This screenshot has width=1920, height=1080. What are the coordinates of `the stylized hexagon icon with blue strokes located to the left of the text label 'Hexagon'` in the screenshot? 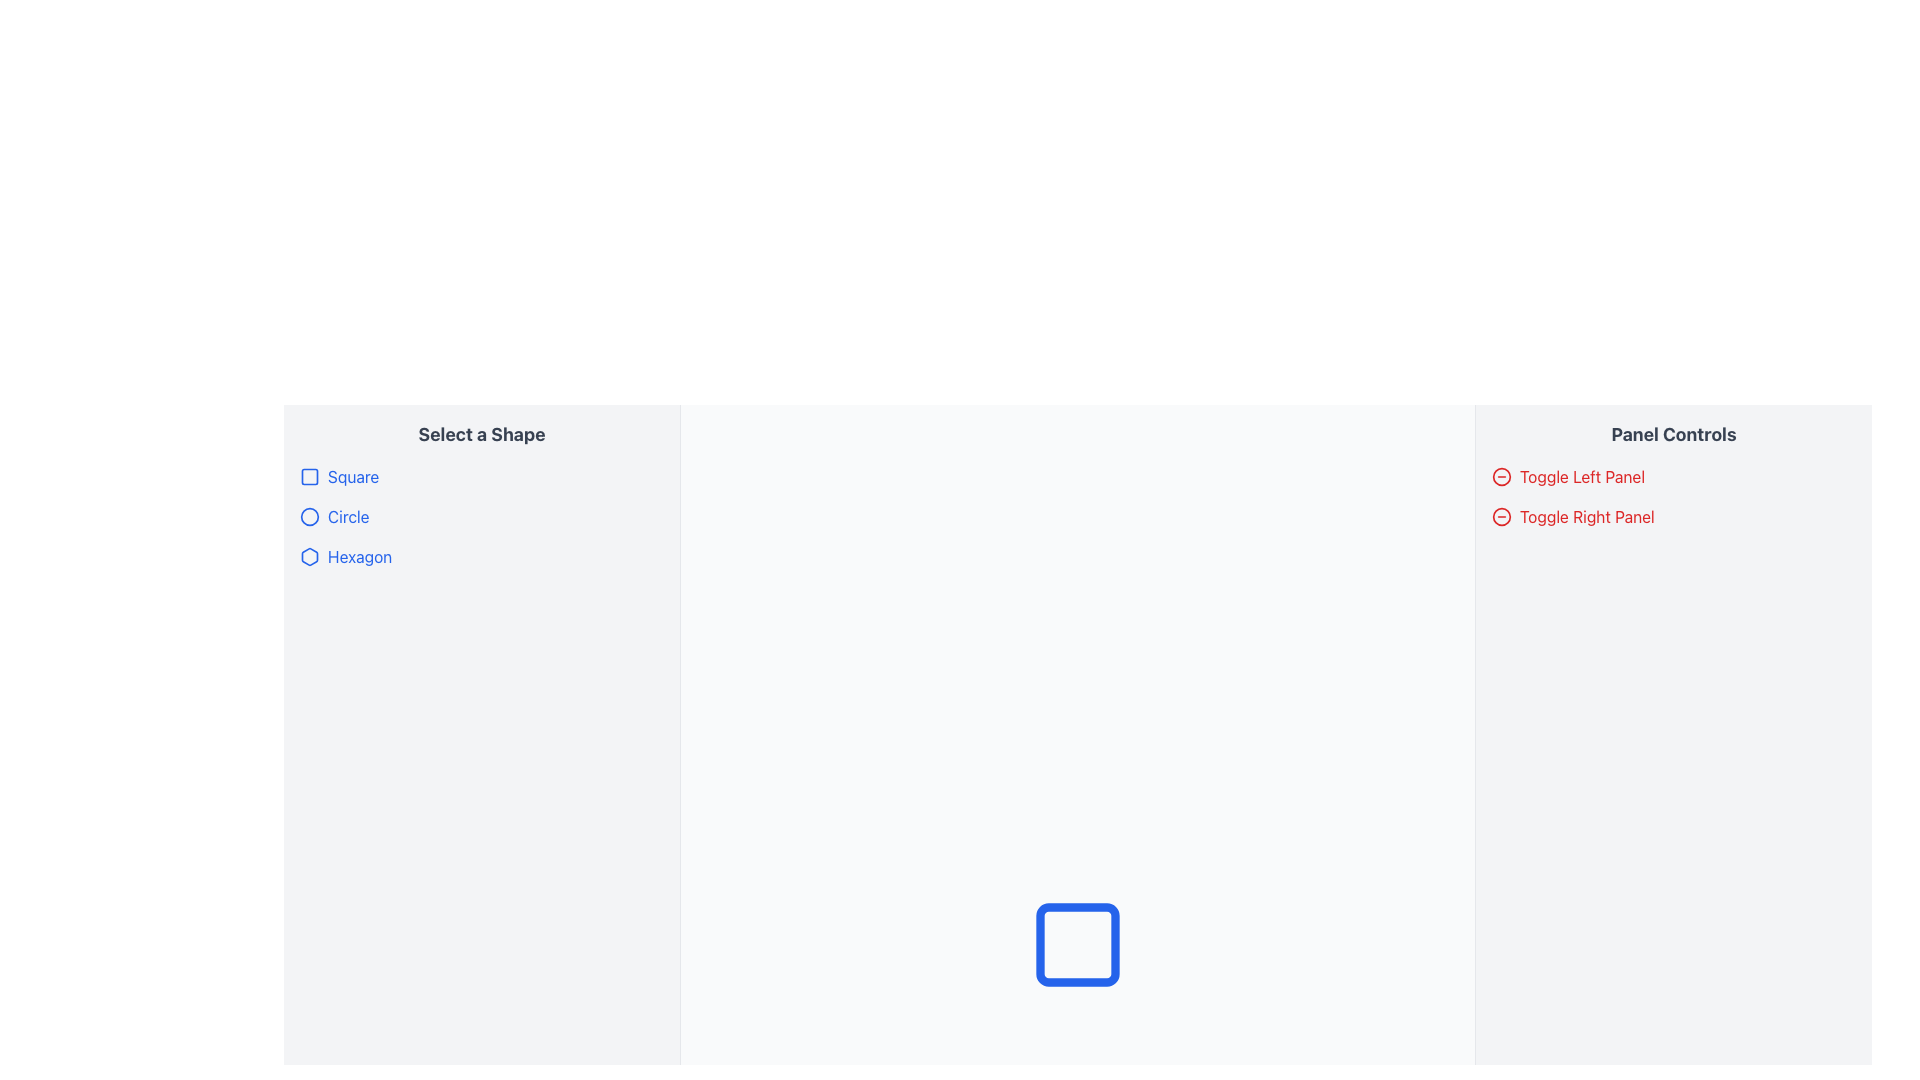 It's located at (309, 556).